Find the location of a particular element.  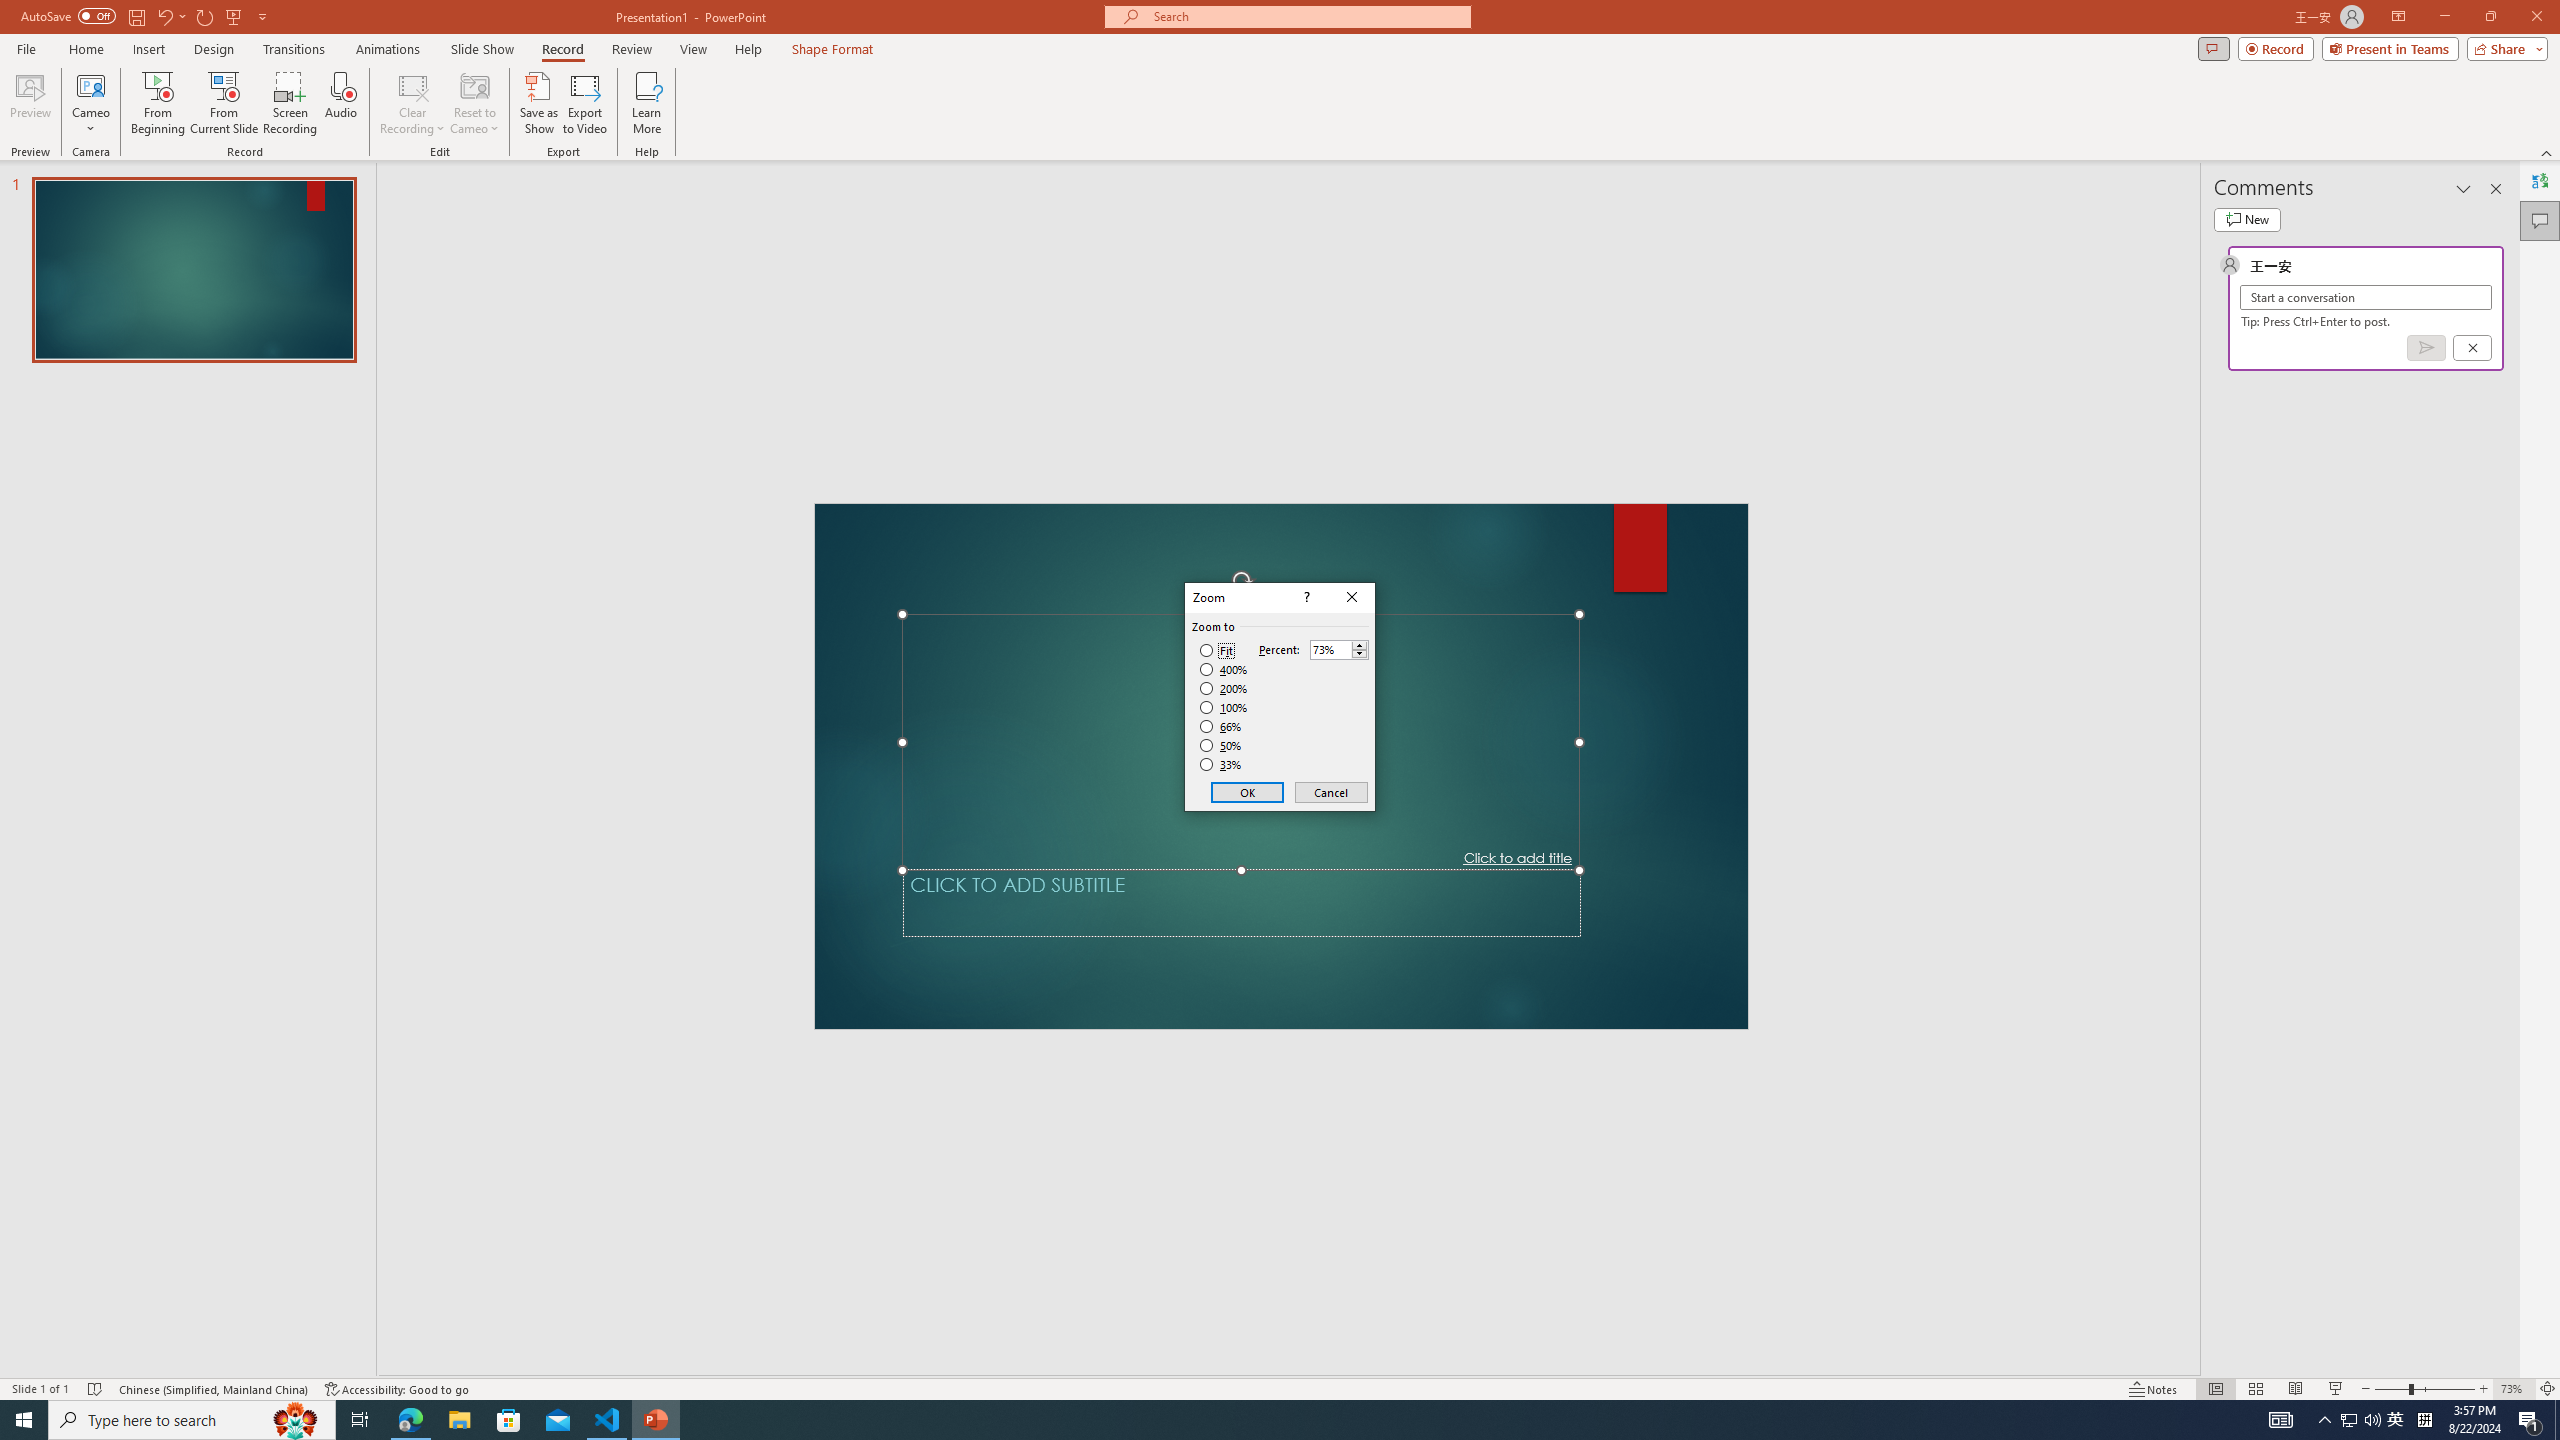

'Reset to Cameo' is located at coordinates (473, 103).